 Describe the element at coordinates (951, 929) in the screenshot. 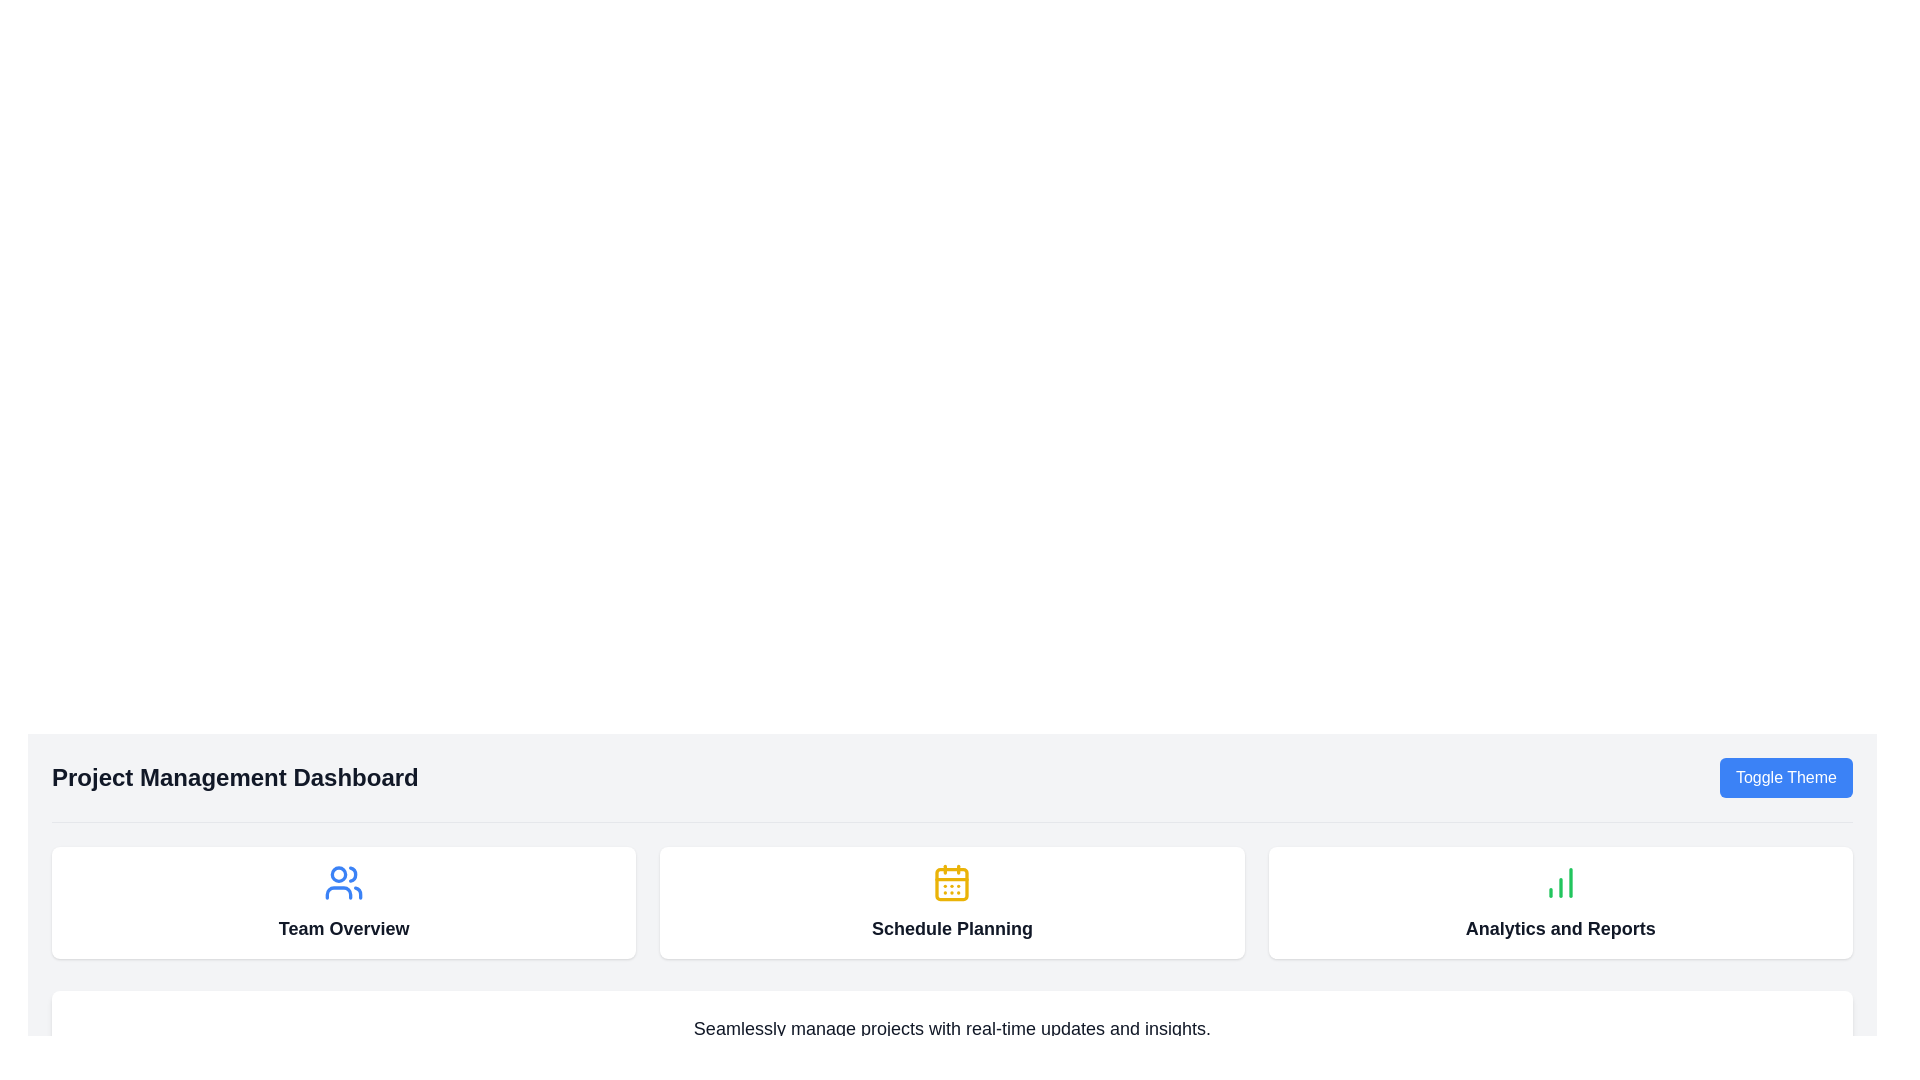

I see `the 'Schedule Planning' text label located in the middle panel of the dashboard, which is positioned below the yellow calendar icon` at that location.